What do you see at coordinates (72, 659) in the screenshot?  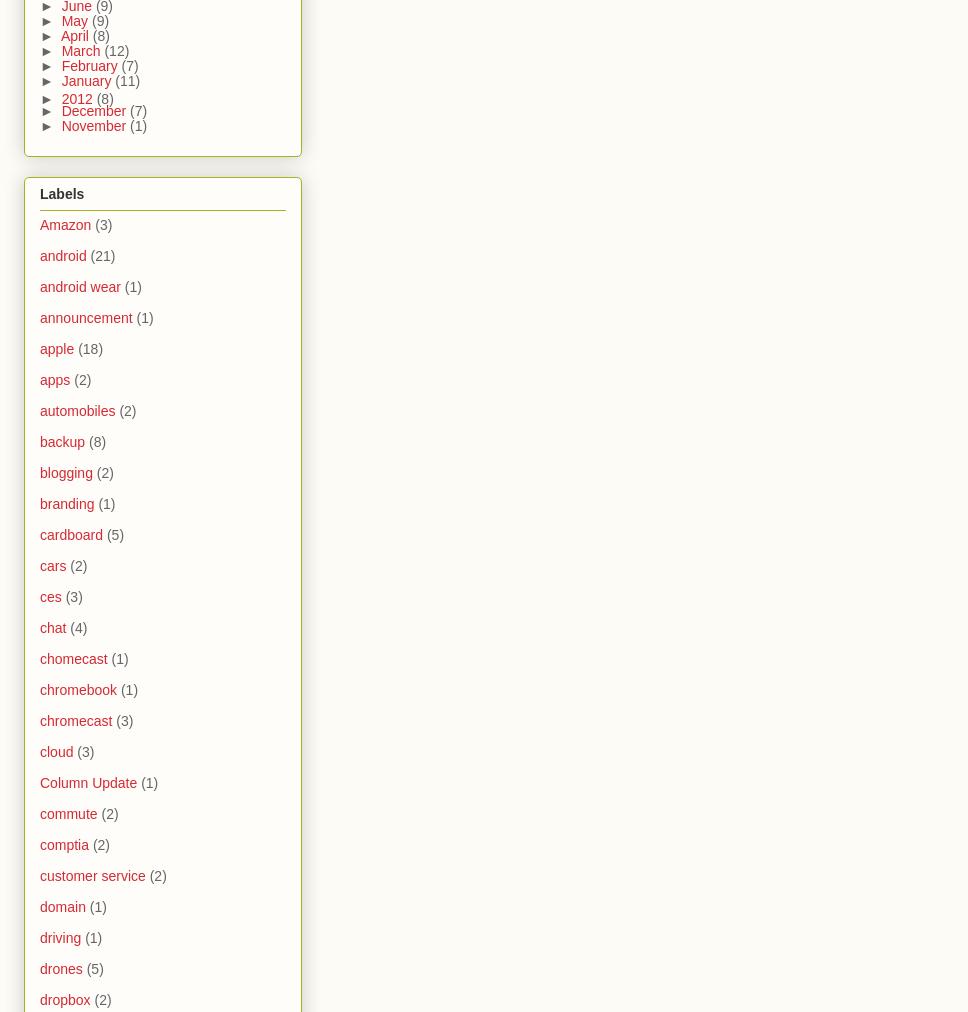 I see `'chomecast'` at bounding box center [72, 659].